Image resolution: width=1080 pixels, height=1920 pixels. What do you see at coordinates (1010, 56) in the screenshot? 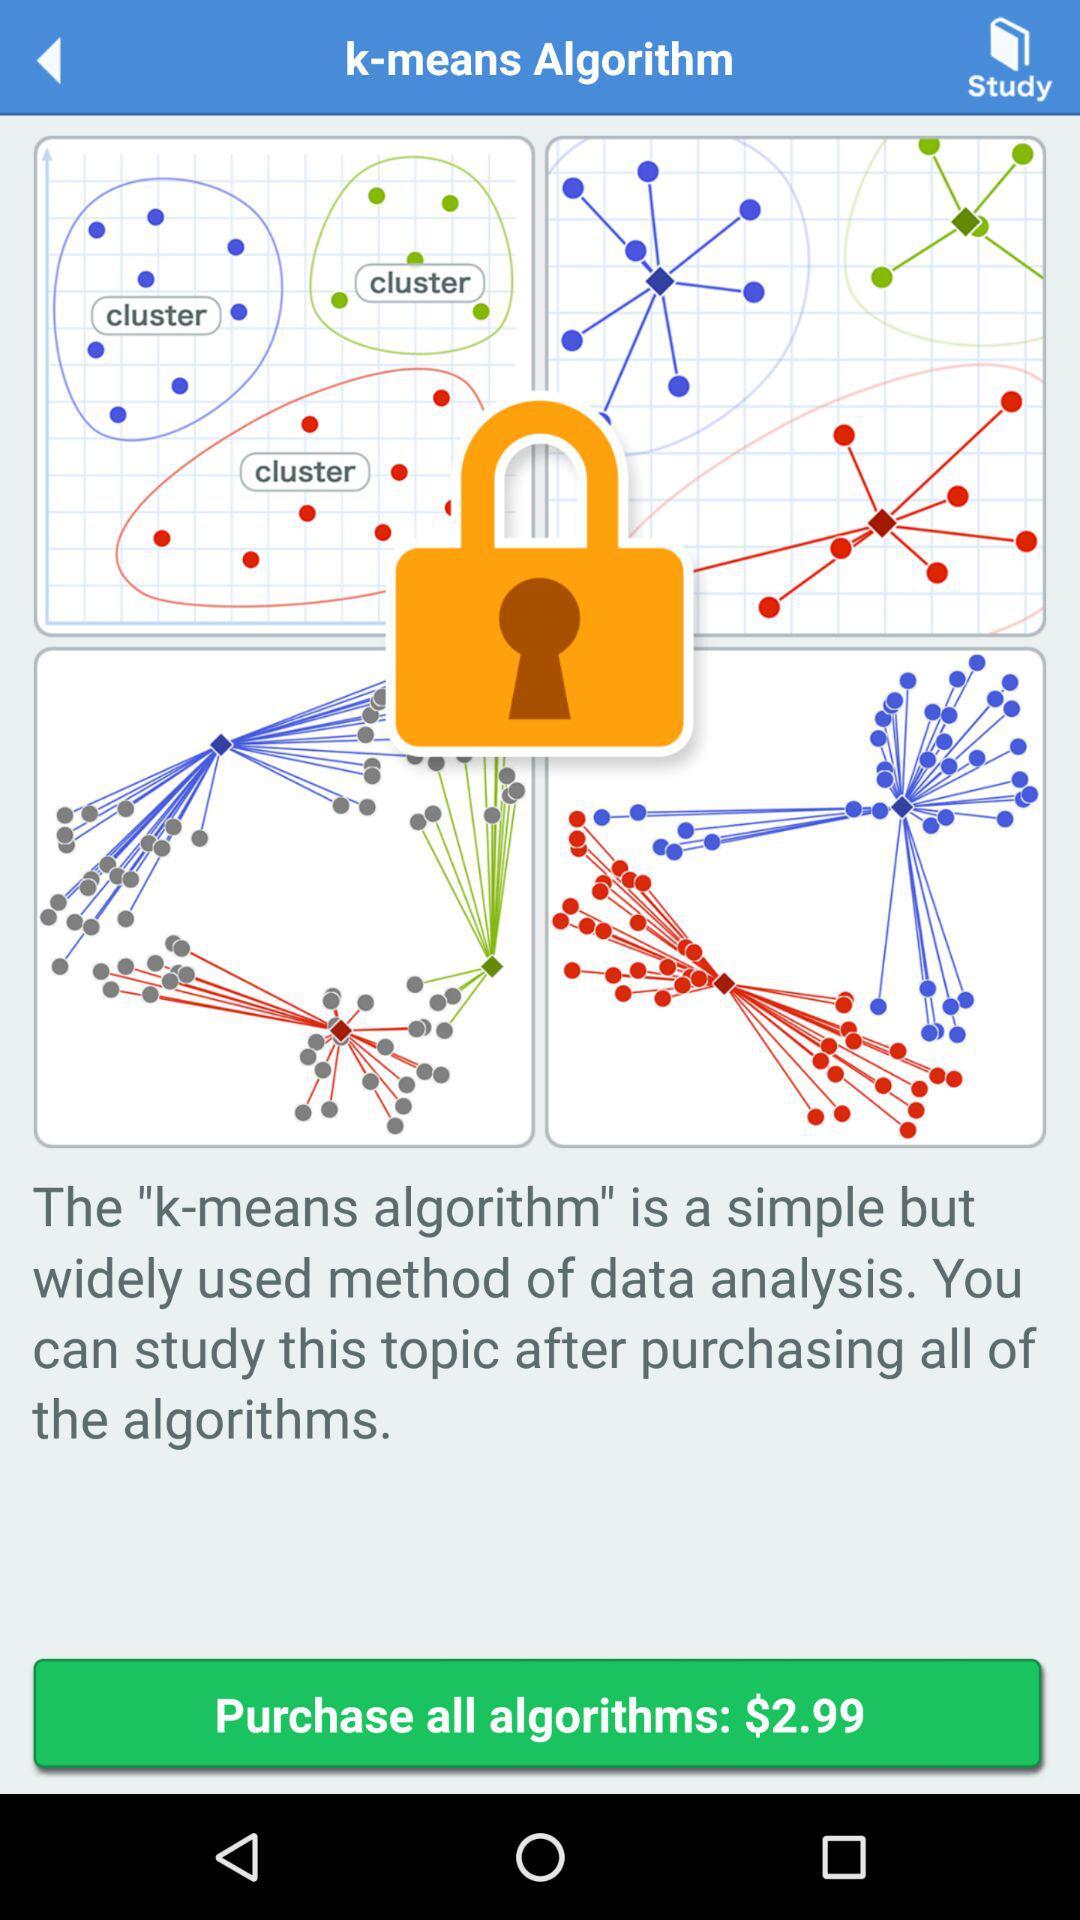
I see `opens study window` at bounding box center [1010, 56].